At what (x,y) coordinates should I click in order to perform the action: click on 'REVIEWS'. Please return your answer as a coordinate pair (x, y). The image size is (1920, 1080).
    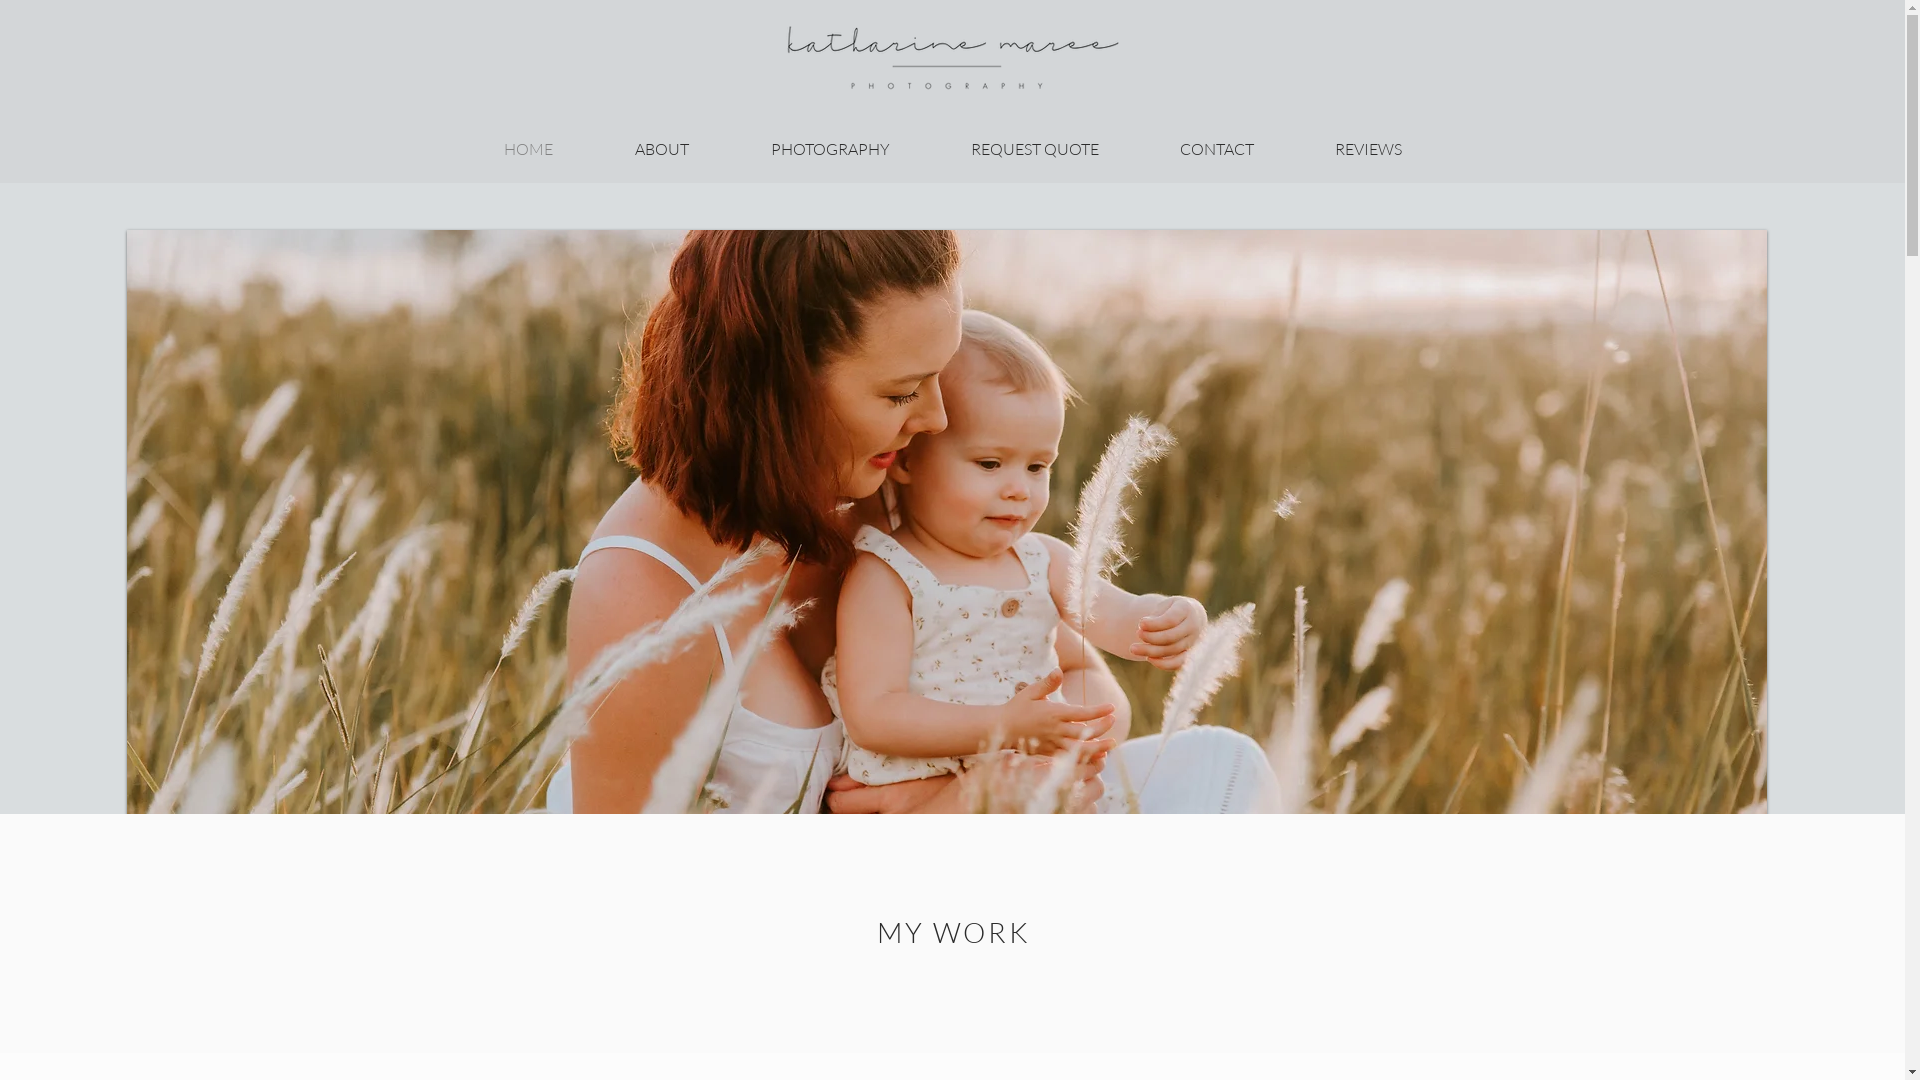
    Looking at the image, I should click on (1367, 148).